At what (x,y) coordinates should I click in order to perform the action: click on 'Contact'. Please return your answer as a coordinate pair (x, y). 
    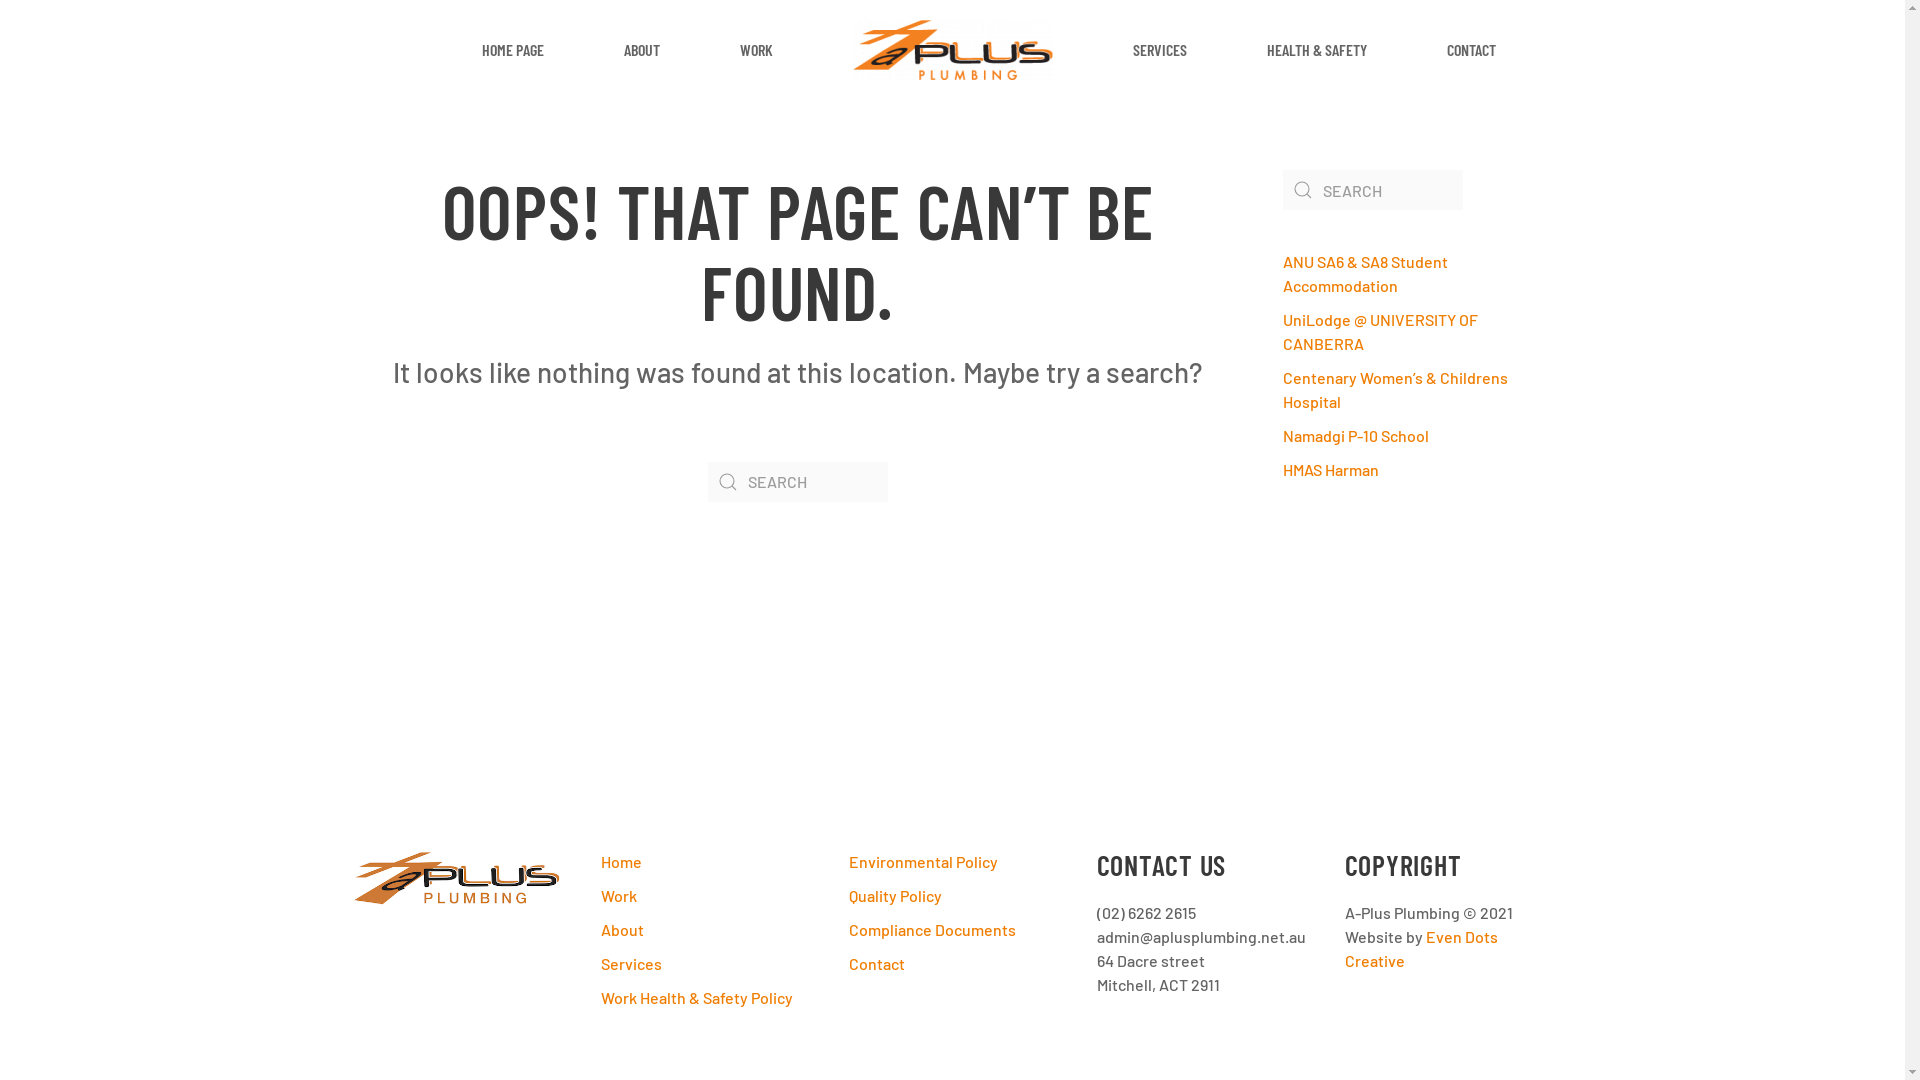
    Looking at the image, I should click on (950, 963).